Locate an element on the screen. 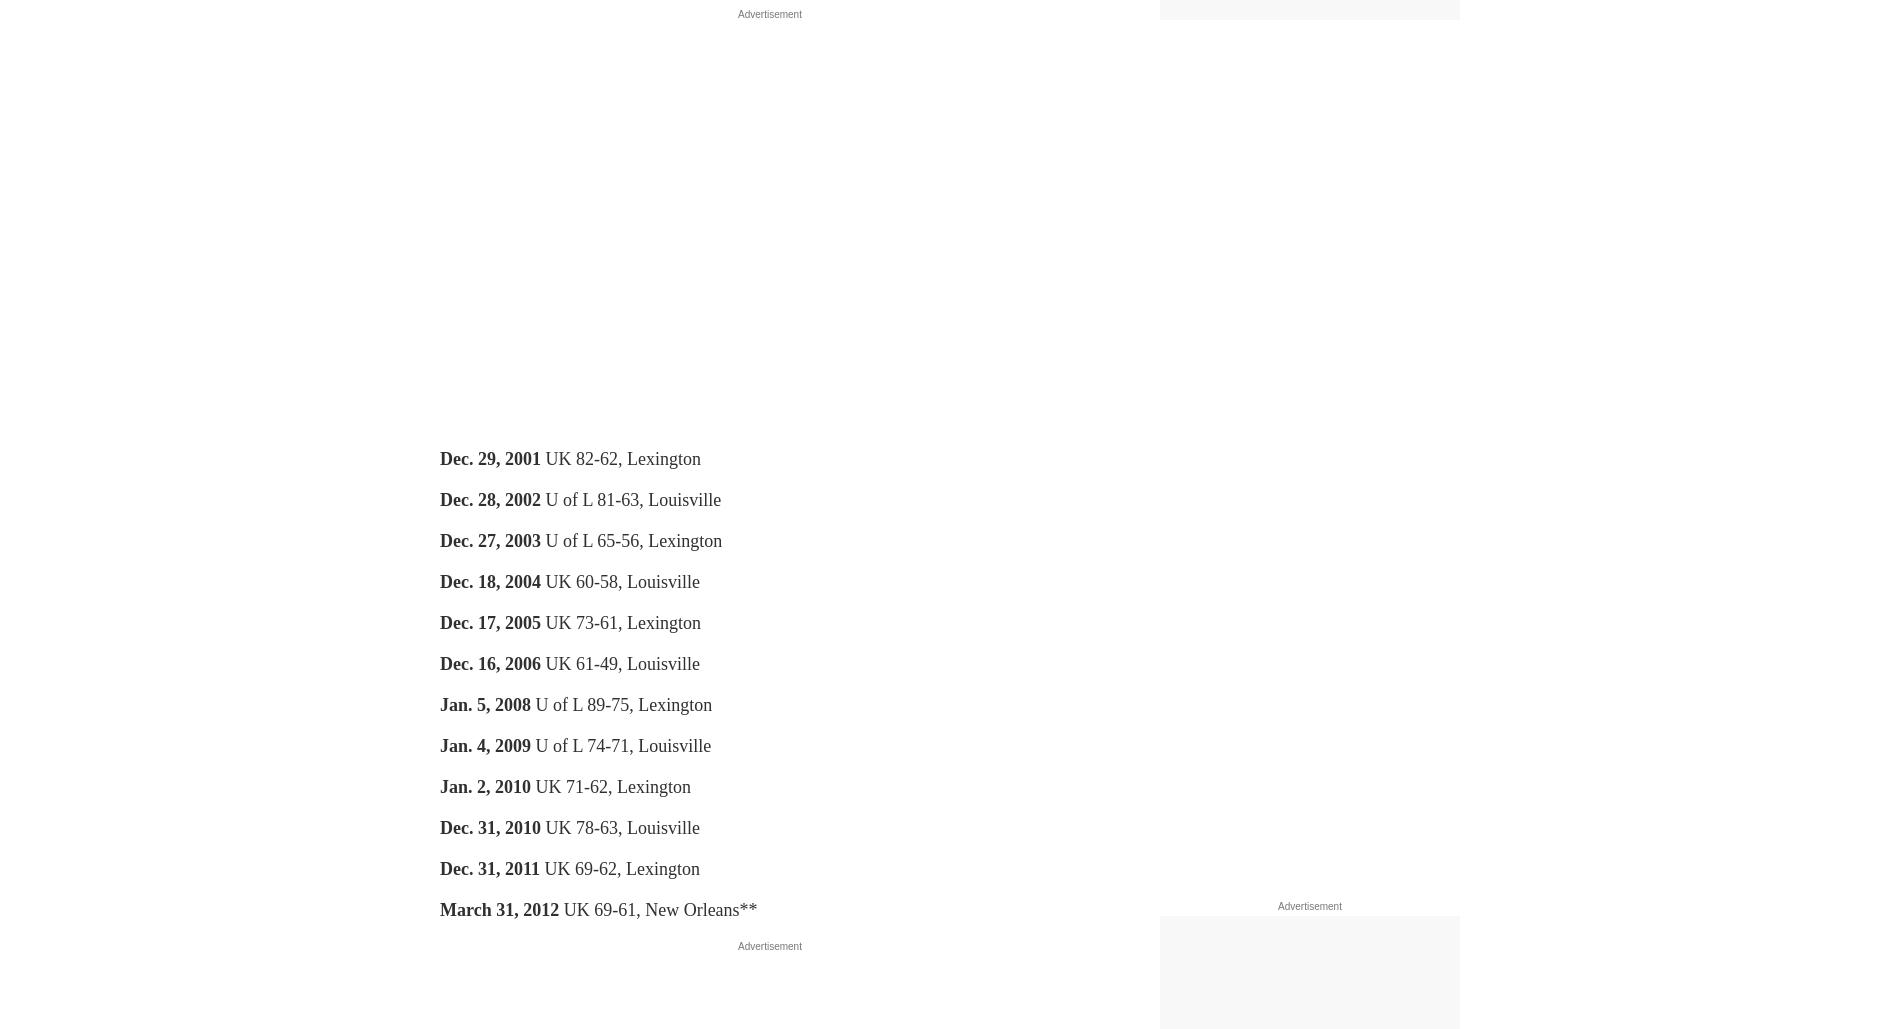 This screenshot has height=1029, width=1900. 'U of L 89-75, Lexington' is located at coordinates (621, 703).